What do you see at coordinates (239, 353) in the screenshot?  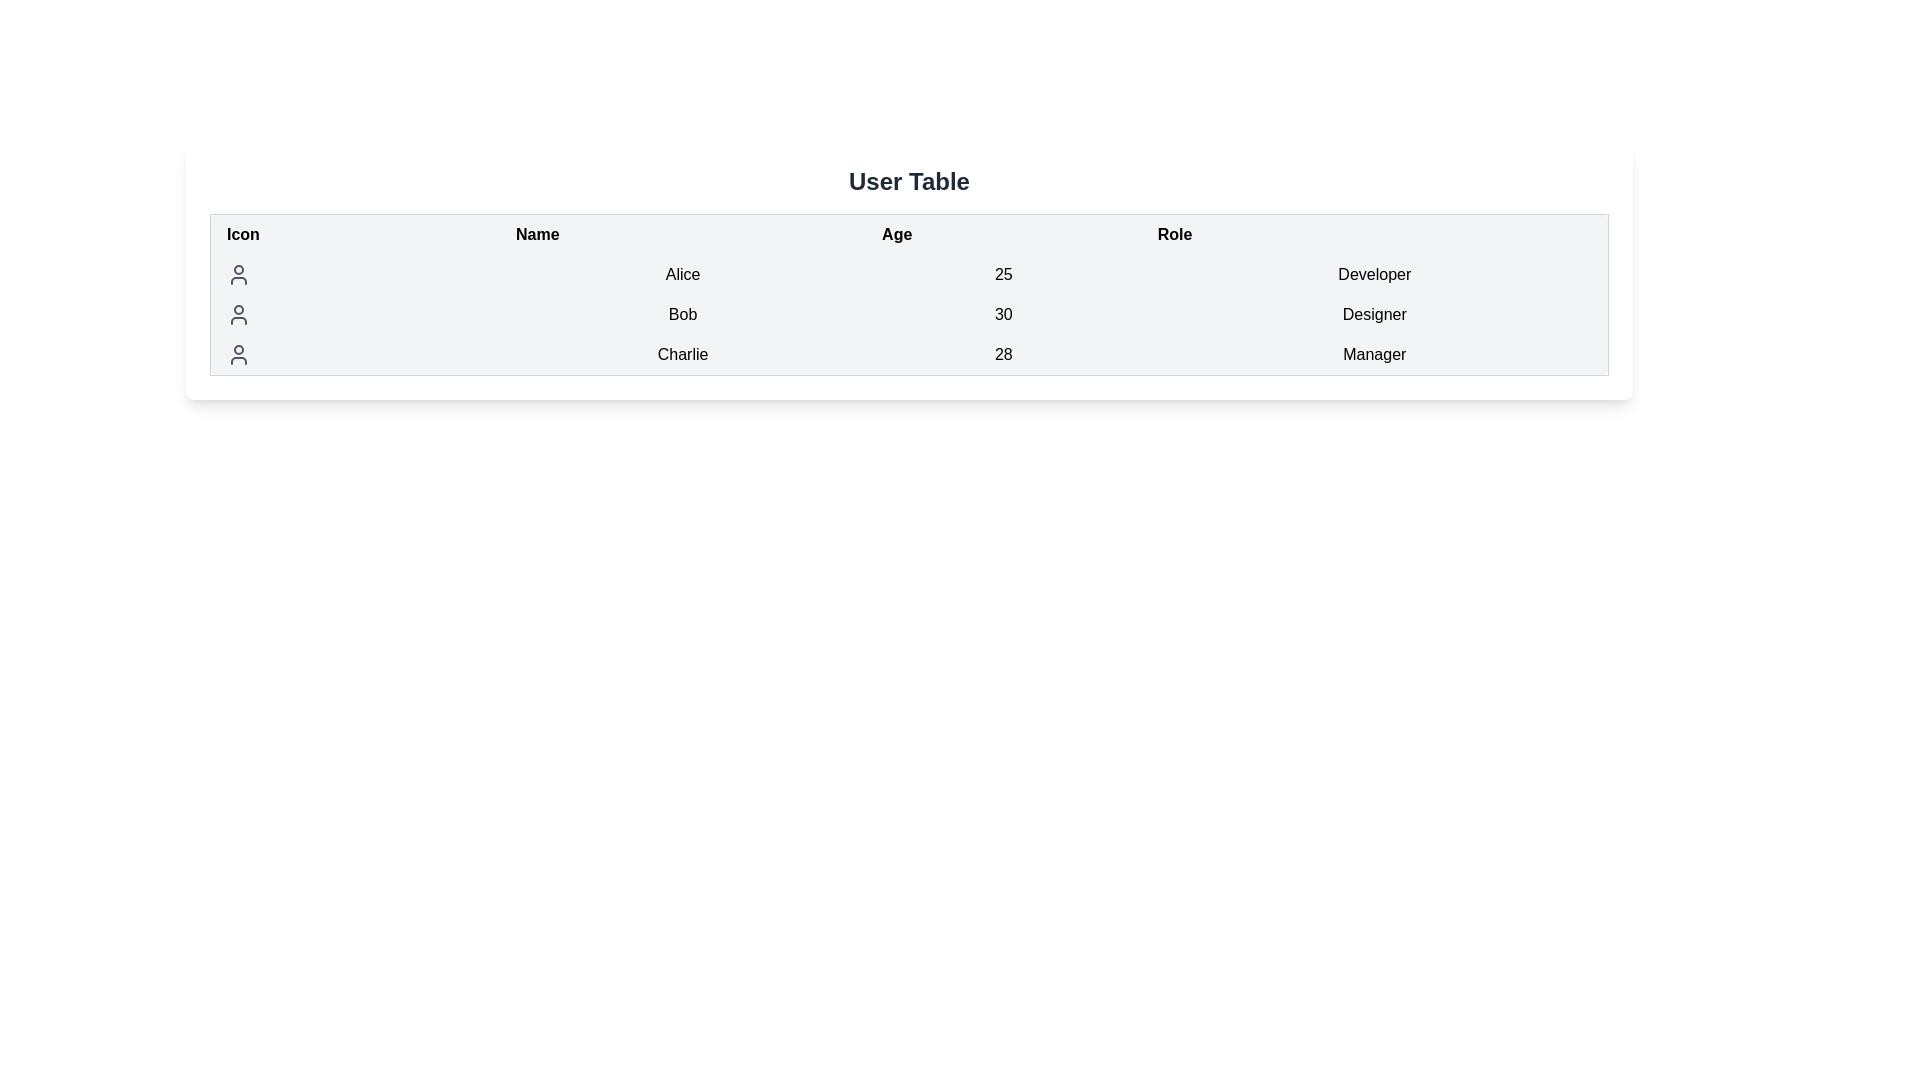 I see `the user profile icon located in the leftmost cell of the third row of the table, which contains the data 'Charlie,' '28,' and 'Manager.'` at bounding box center [239, 353].